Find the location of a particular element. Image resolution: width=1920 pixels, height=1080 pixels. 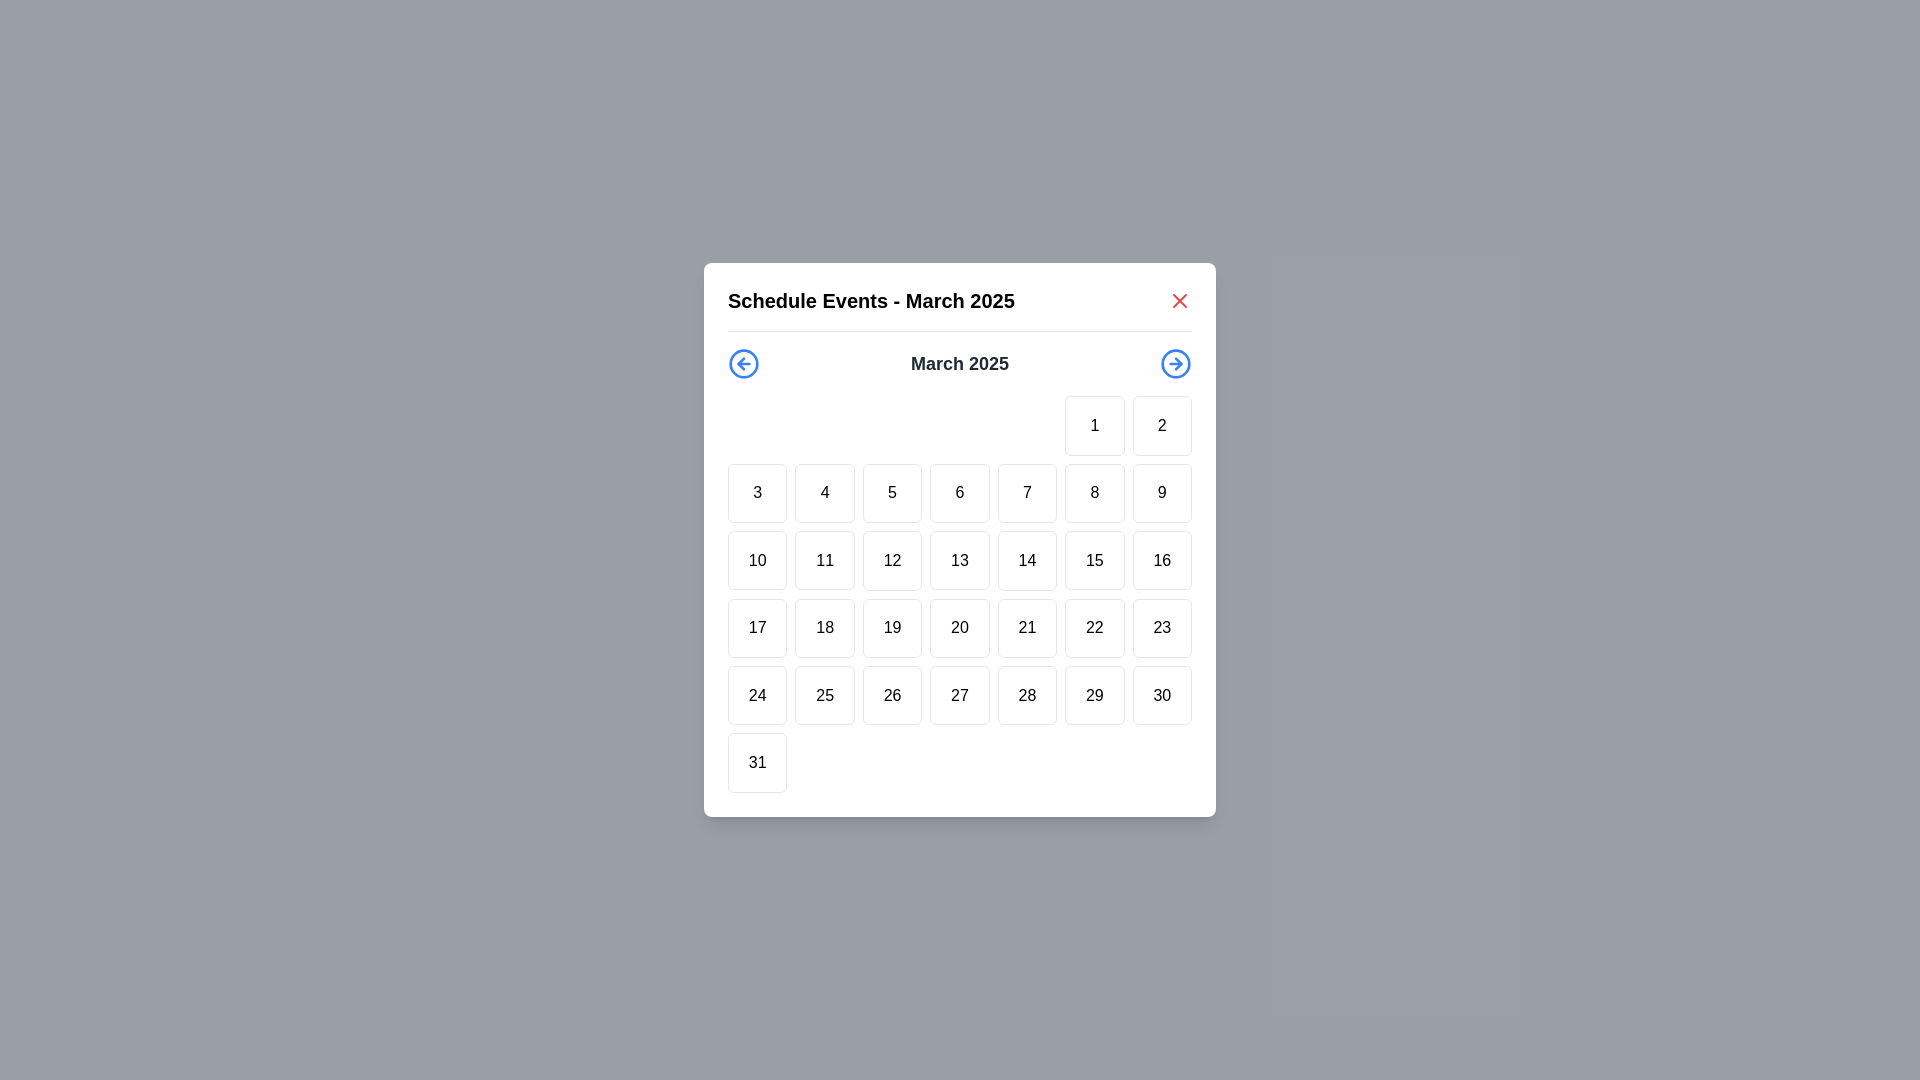

the square-shaped button with the numeric text '2', which is styled with a rounded border and light background is located at coordinates (1162, 424).